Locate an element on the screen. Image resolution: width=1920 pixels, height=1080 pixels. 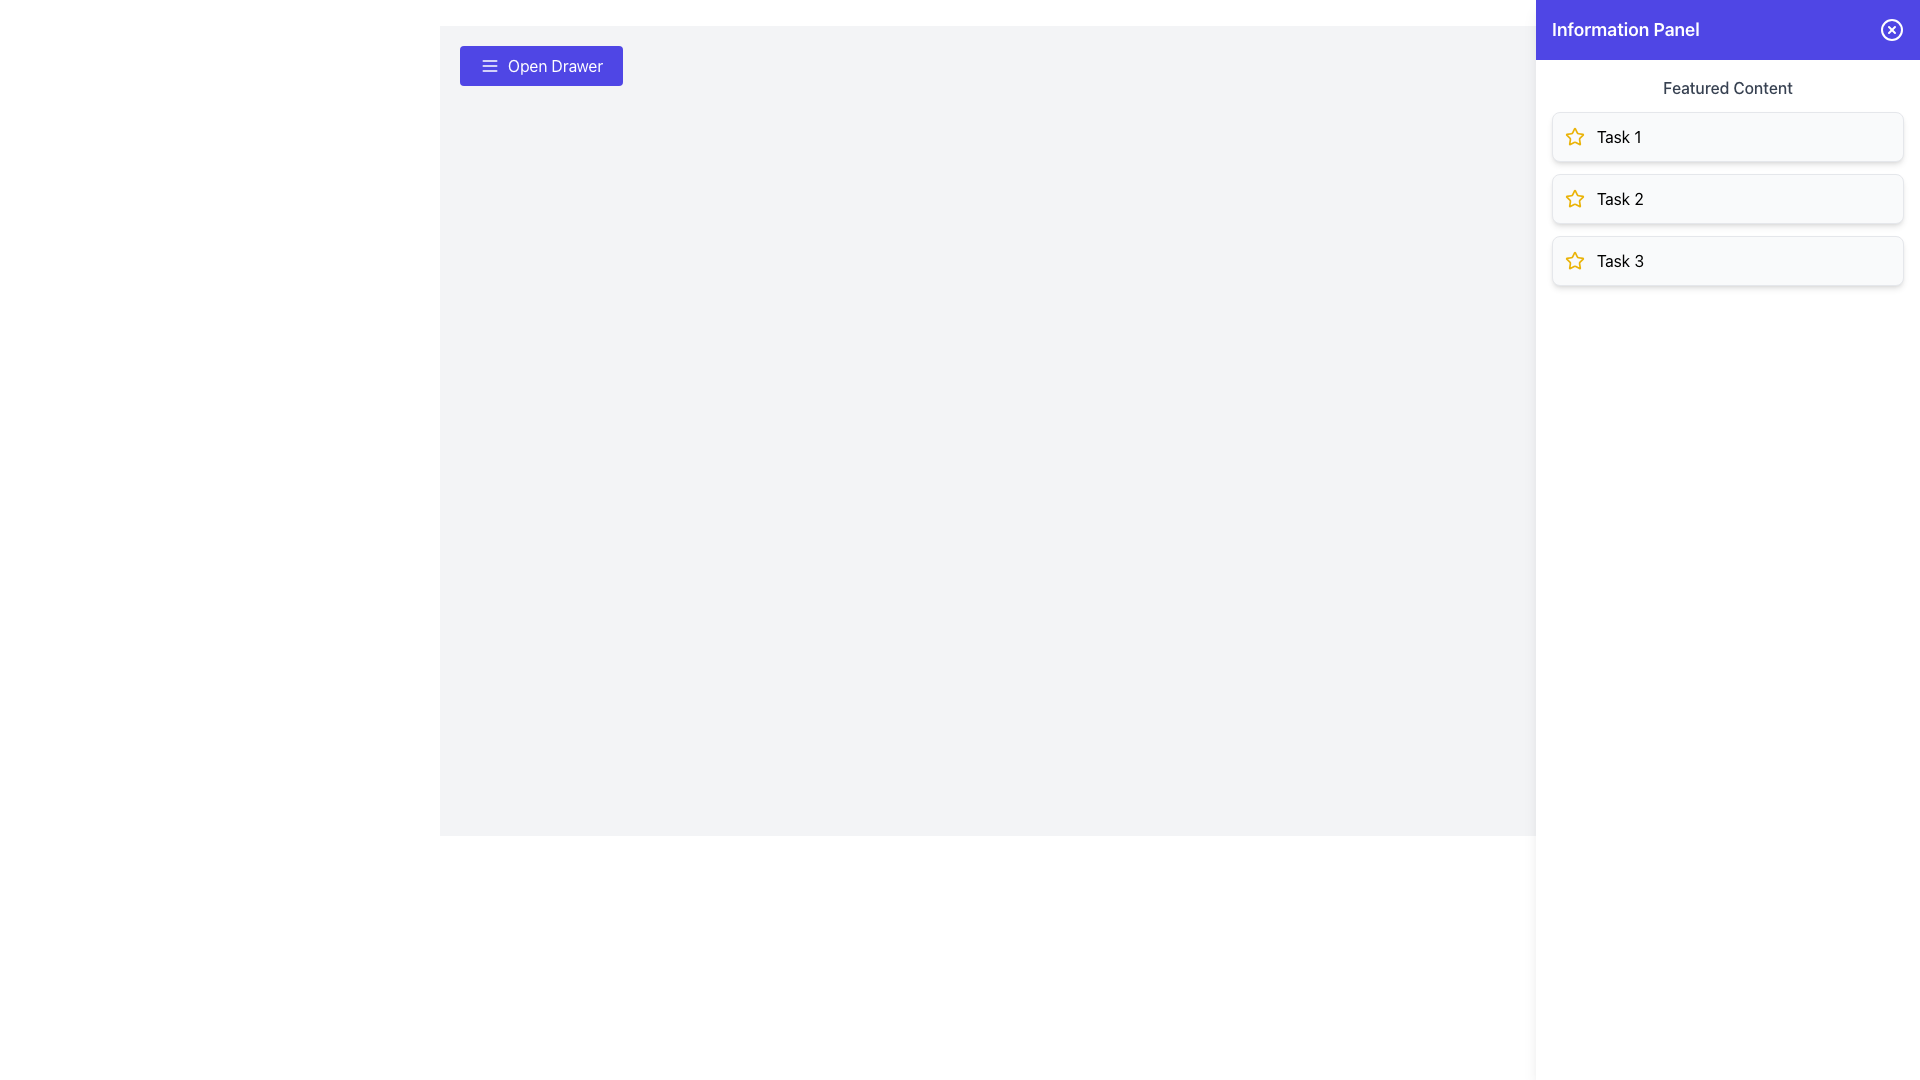
the star icon located in the 'Information Panel' next to 'Task 1' in the 'Featured Content' section is located at coordinates (1573, 198).